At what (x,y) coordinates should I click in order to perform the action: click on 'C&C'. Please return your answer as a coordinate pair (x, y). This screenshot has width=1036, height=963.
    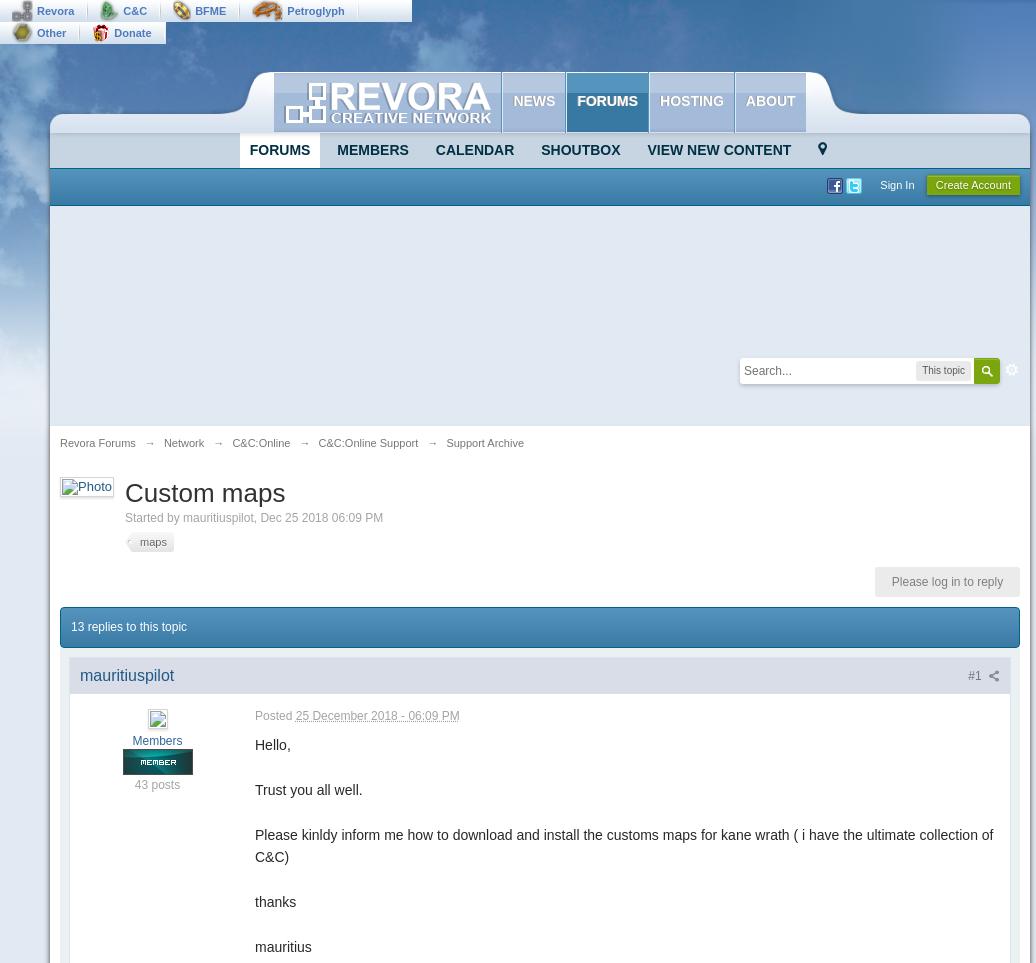
    Looking at the image, I should click on (134, 9).